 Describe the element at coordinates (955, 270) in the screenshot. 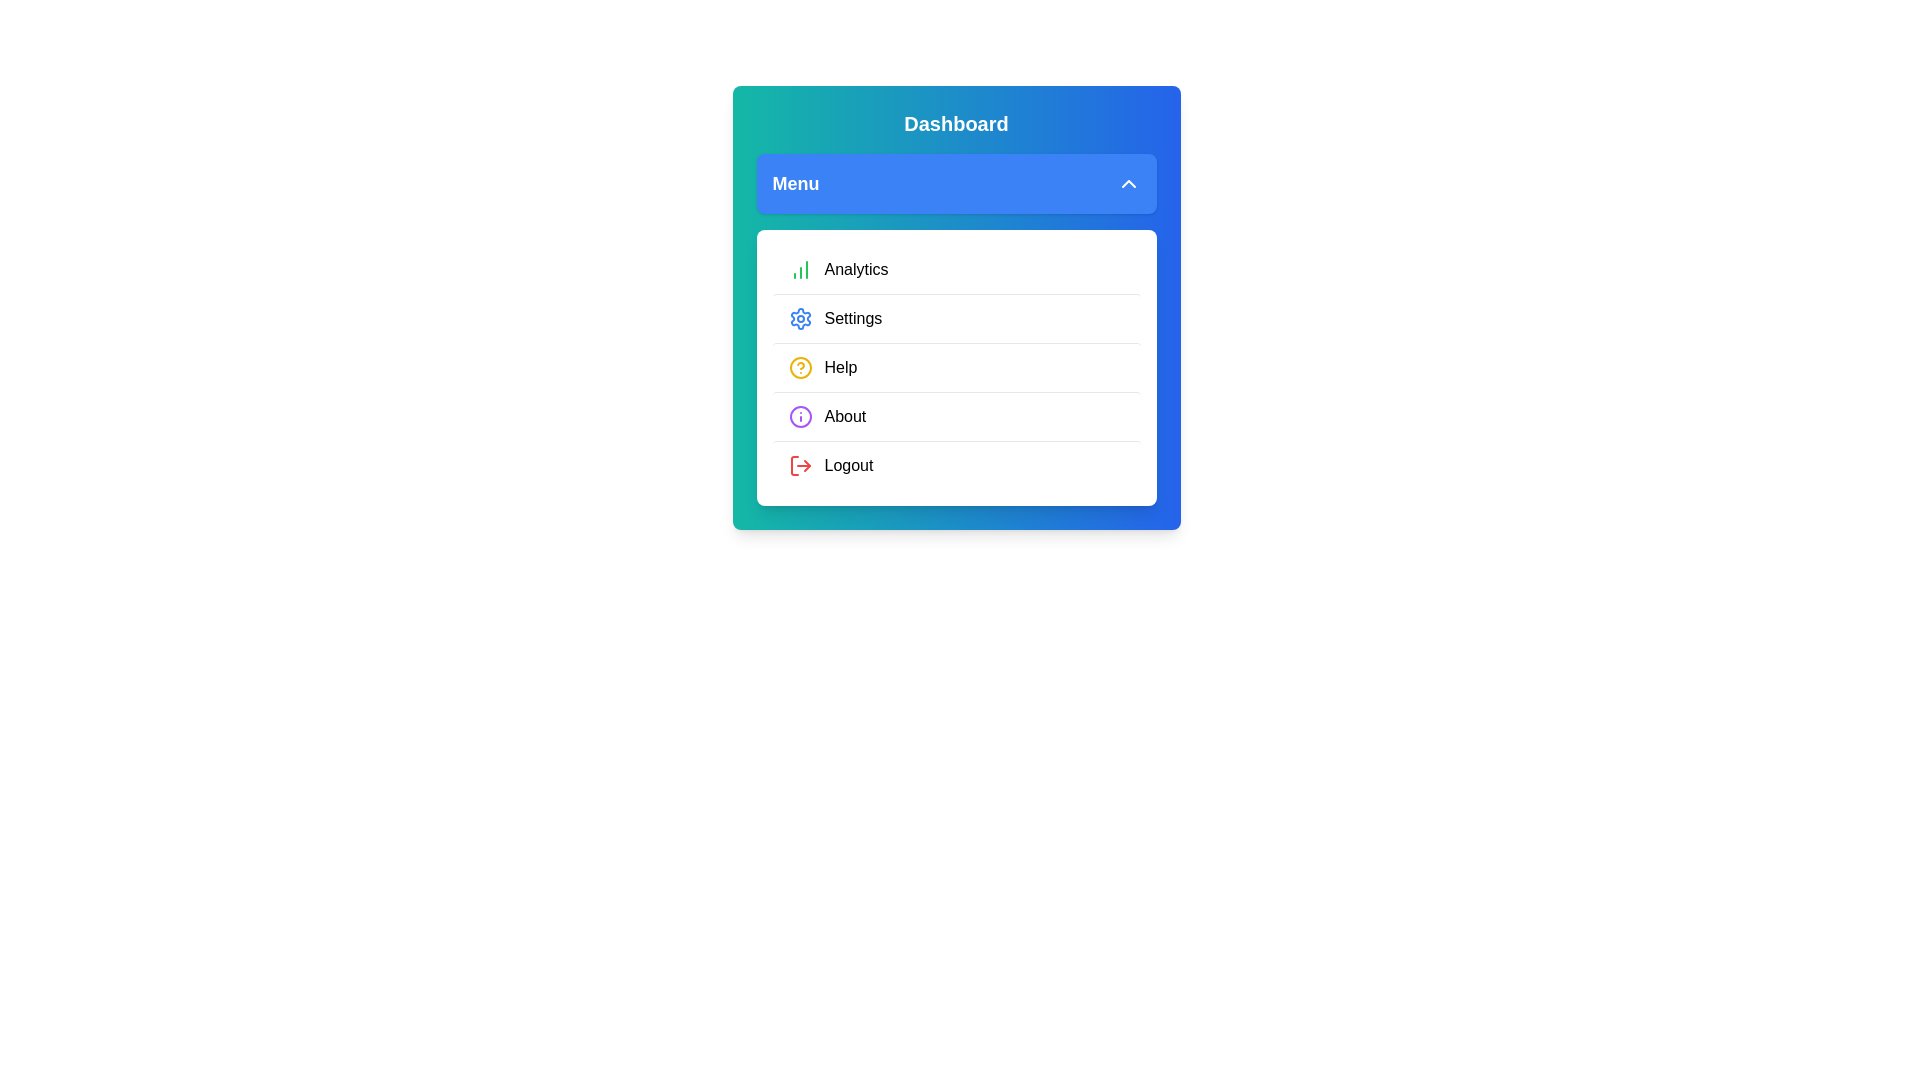

I see `the first menu item in the dropdown menu under the 'Menu' section` at that location.